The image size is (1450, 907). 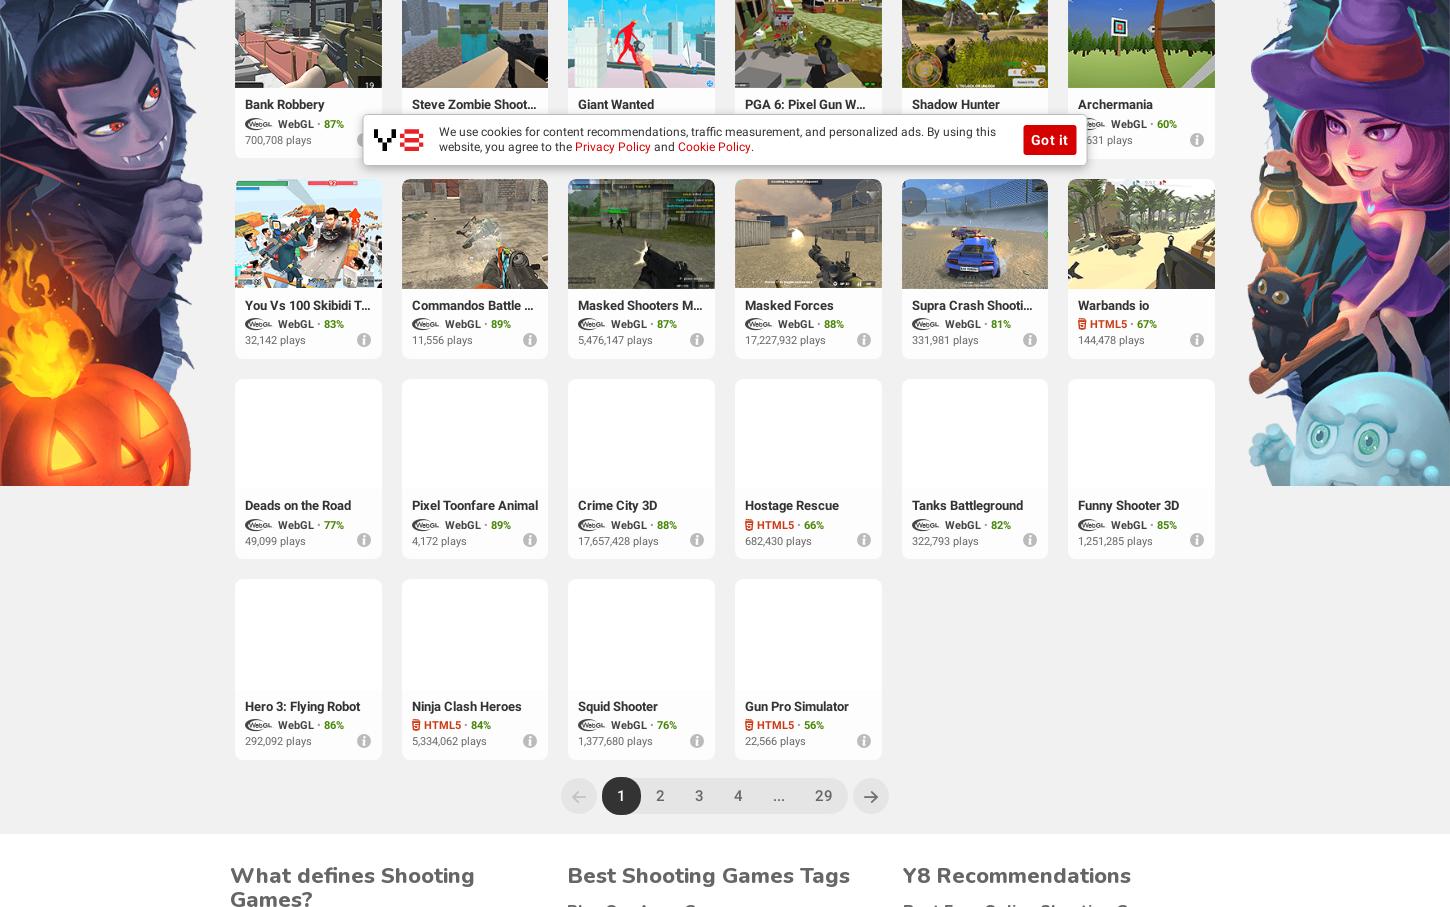 I want to click on '60%', so click(x=1165, y=122).